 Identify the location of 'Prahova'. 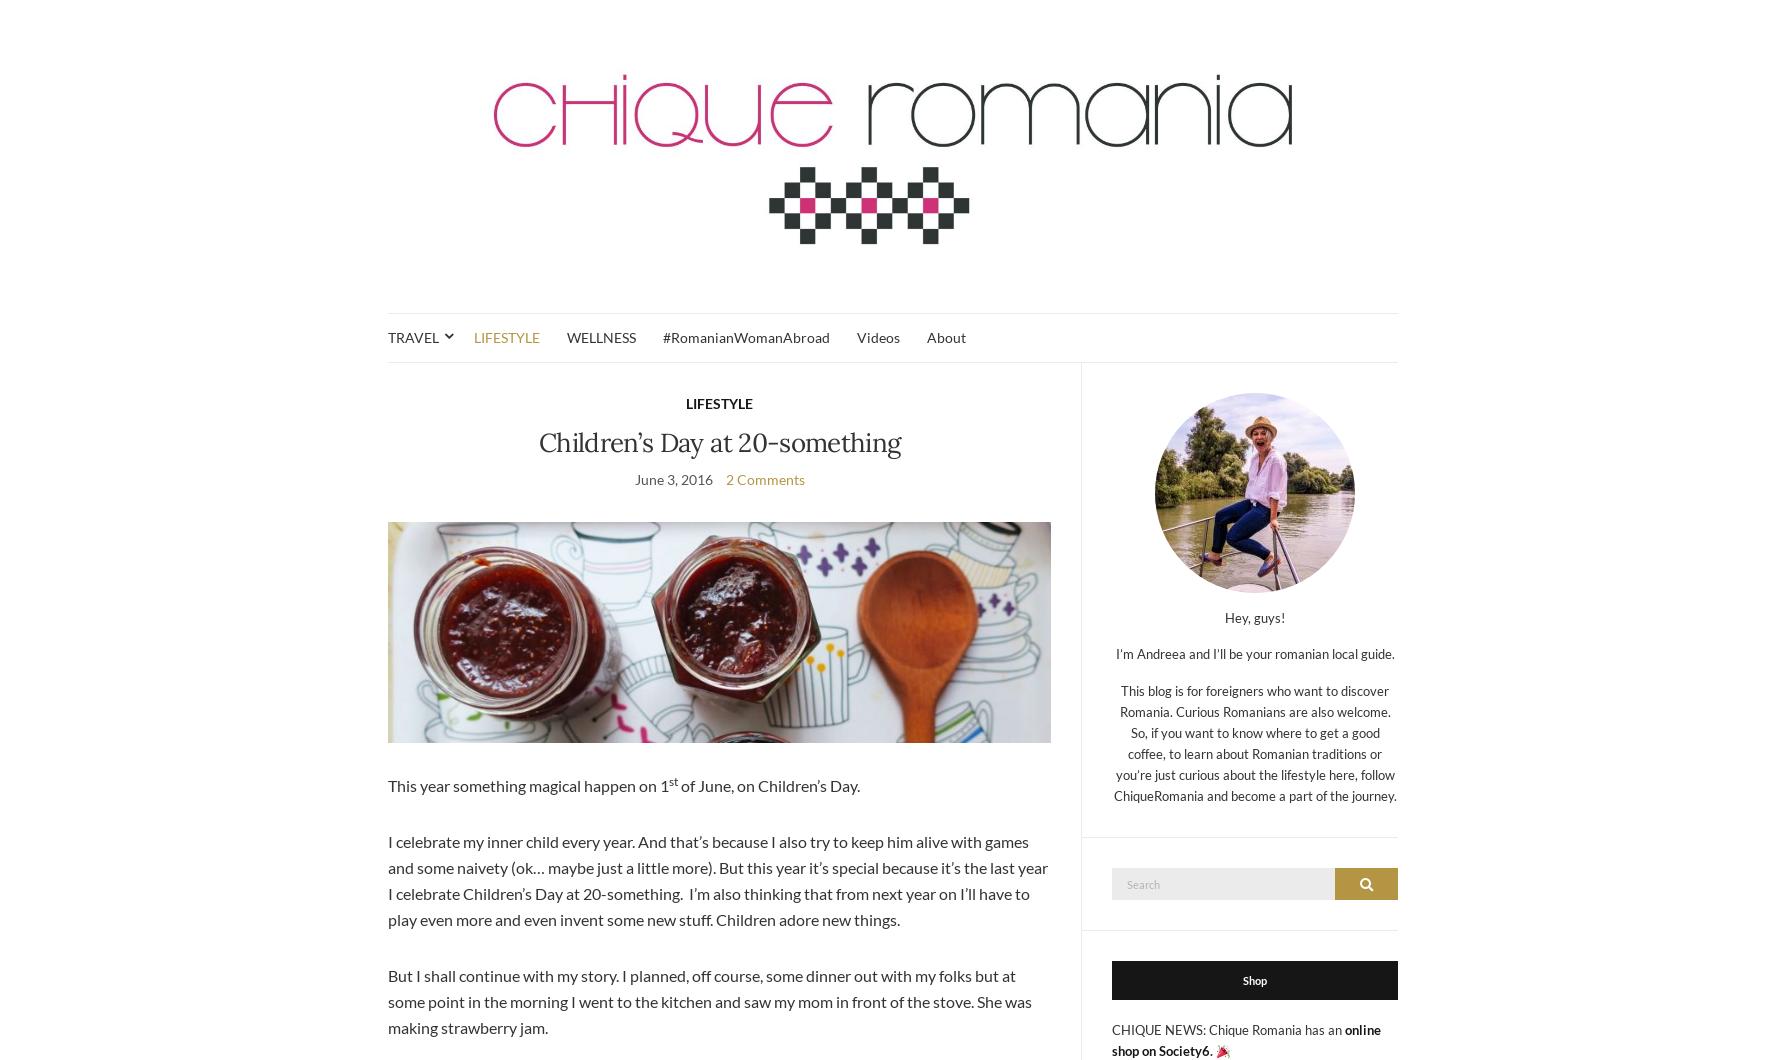
(422, 619).